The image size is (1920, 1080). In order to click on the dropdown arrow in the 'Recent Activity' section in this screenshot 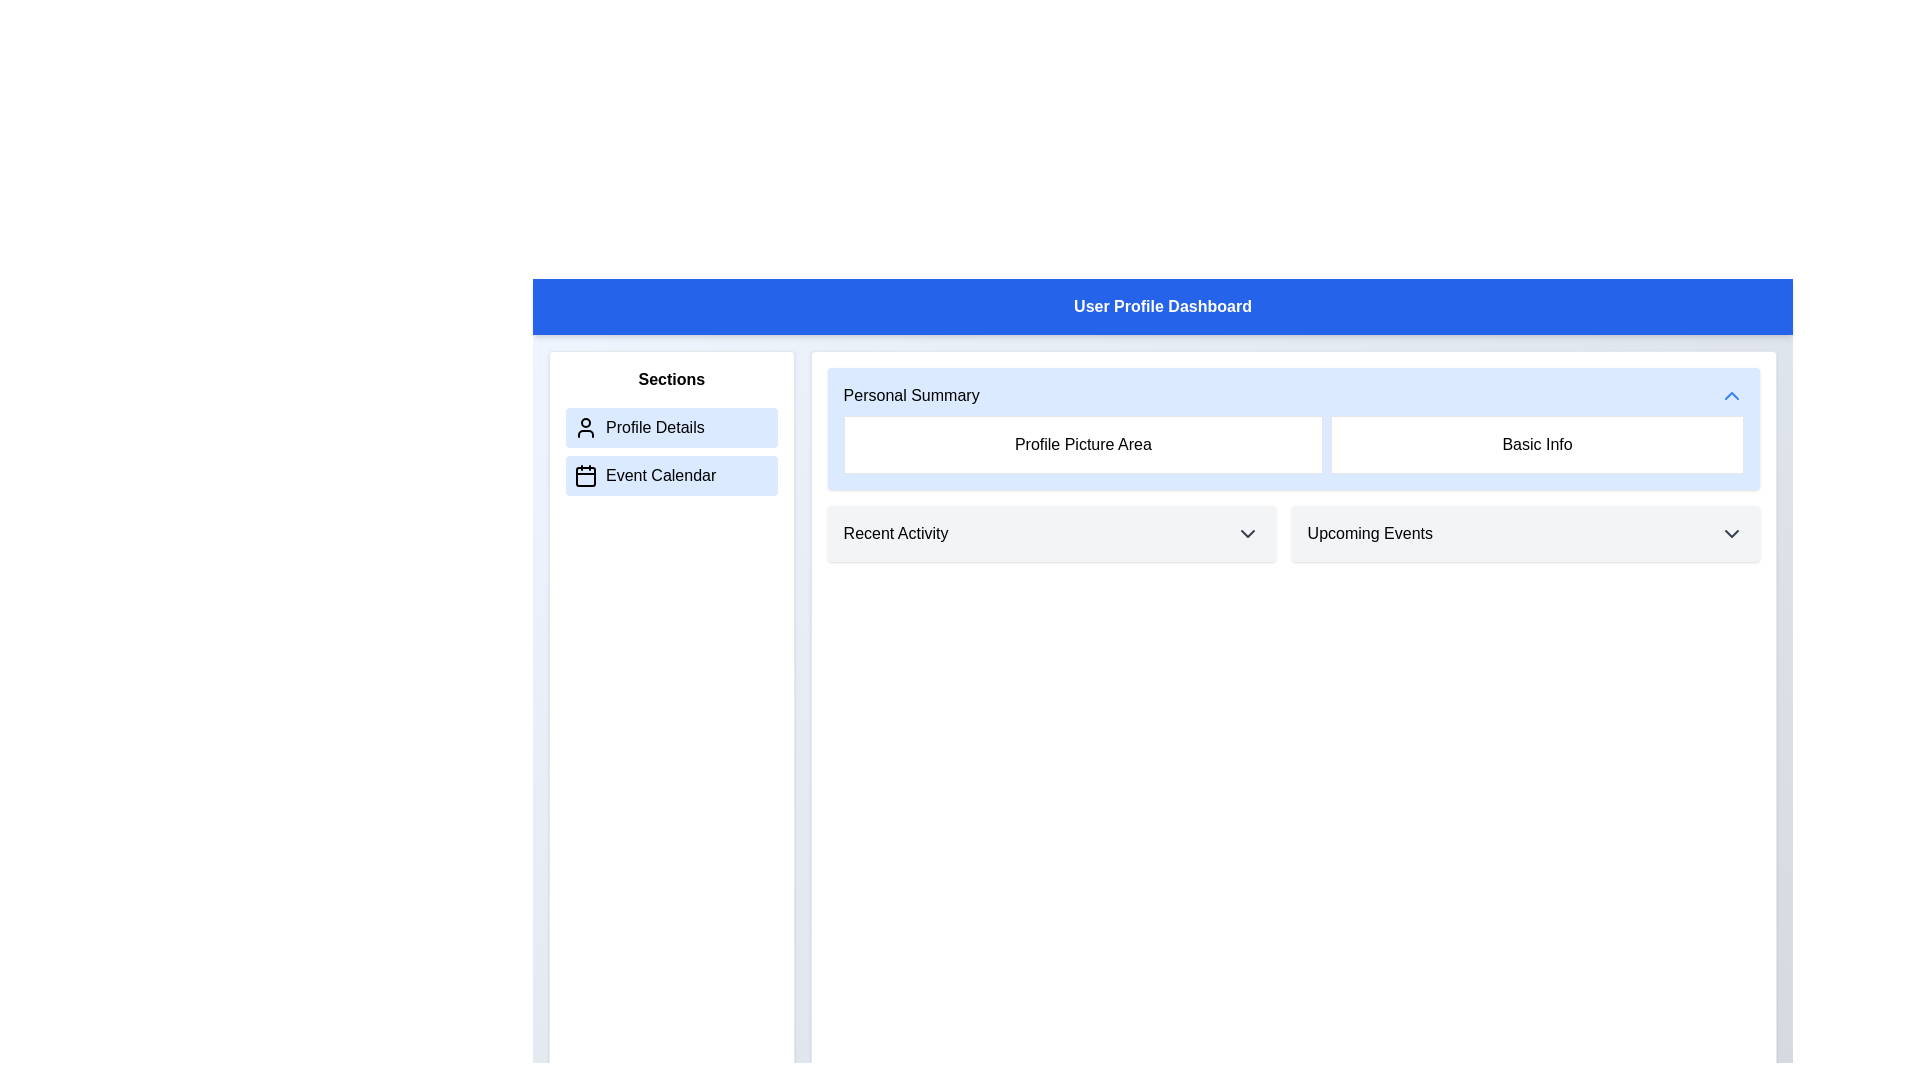, I will do `click(1050, 532)`.